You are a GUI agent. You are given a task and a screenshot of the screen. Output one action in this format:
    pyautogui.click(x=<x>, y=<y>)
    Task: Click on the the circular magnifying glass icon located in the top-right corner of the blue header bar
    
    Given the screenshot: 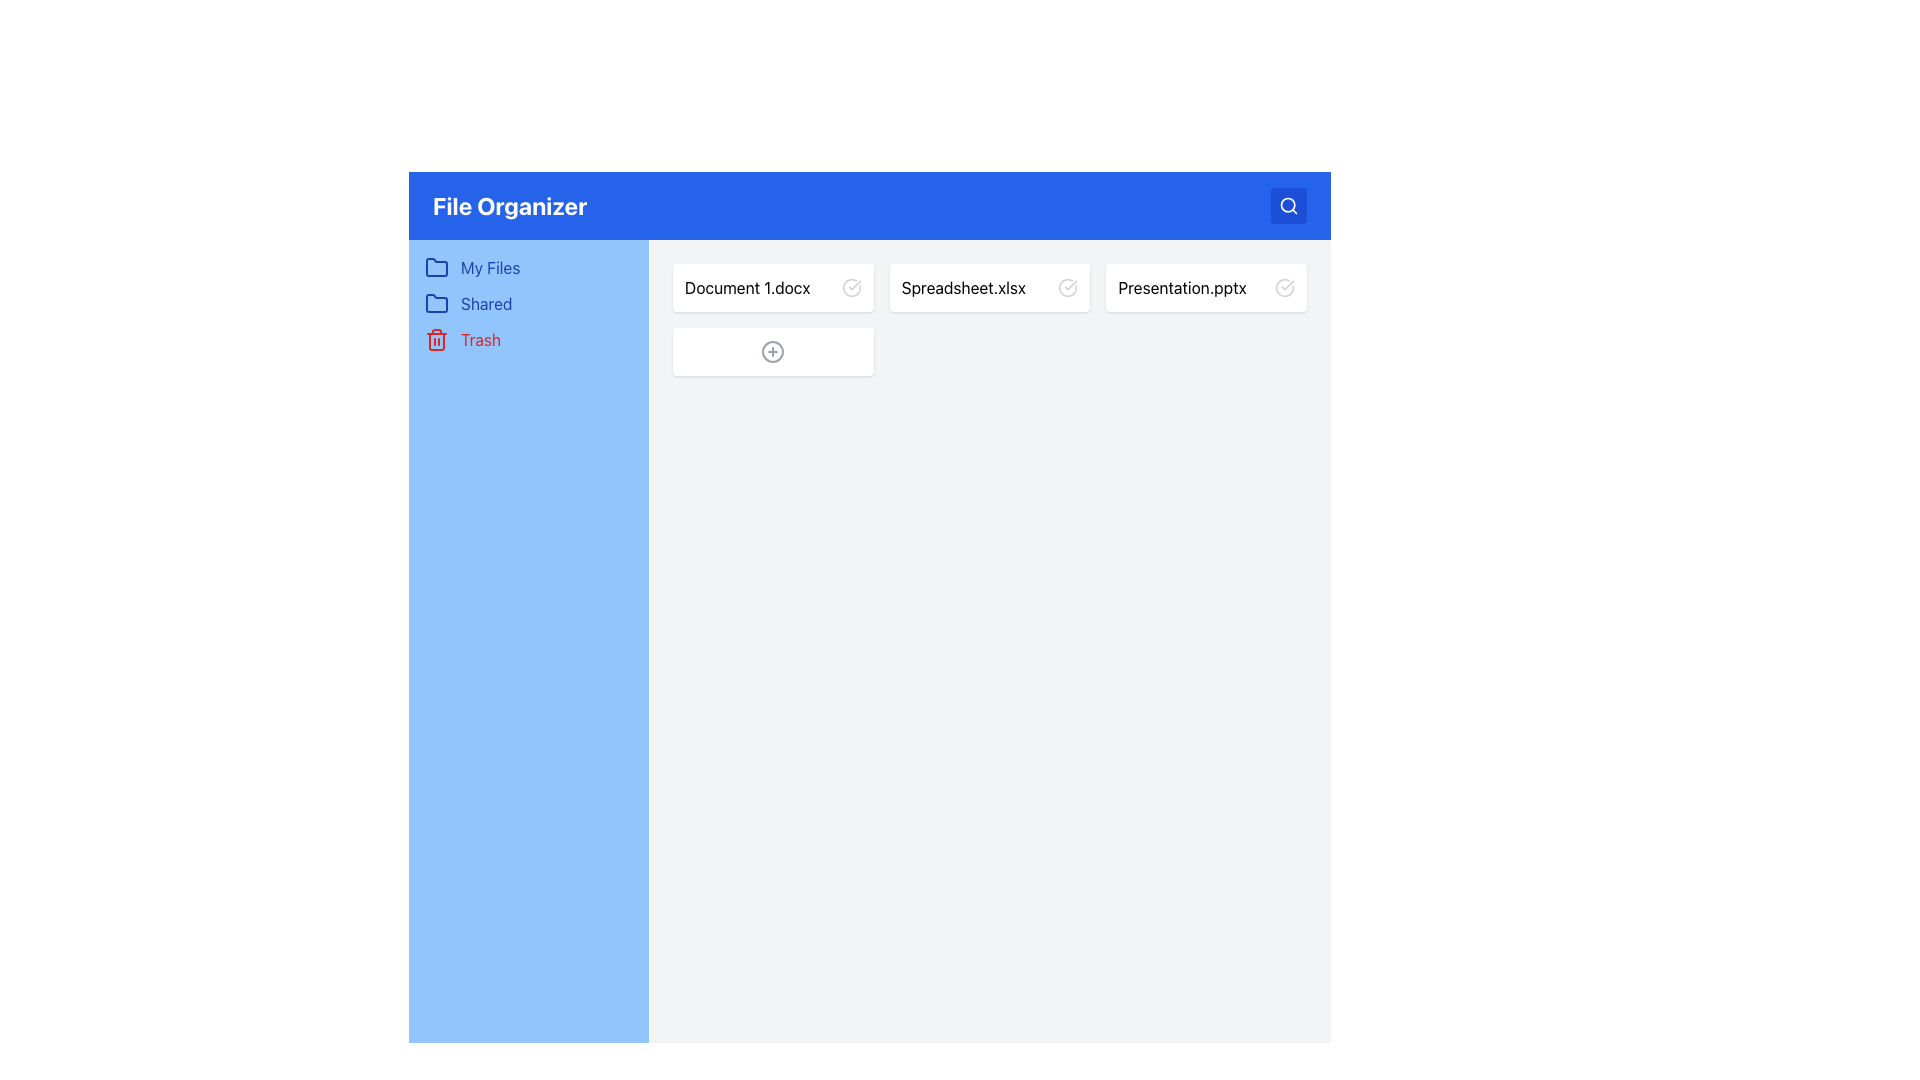 What is the action you would take?
    pyautogui.click(x=1288, y=205)
    